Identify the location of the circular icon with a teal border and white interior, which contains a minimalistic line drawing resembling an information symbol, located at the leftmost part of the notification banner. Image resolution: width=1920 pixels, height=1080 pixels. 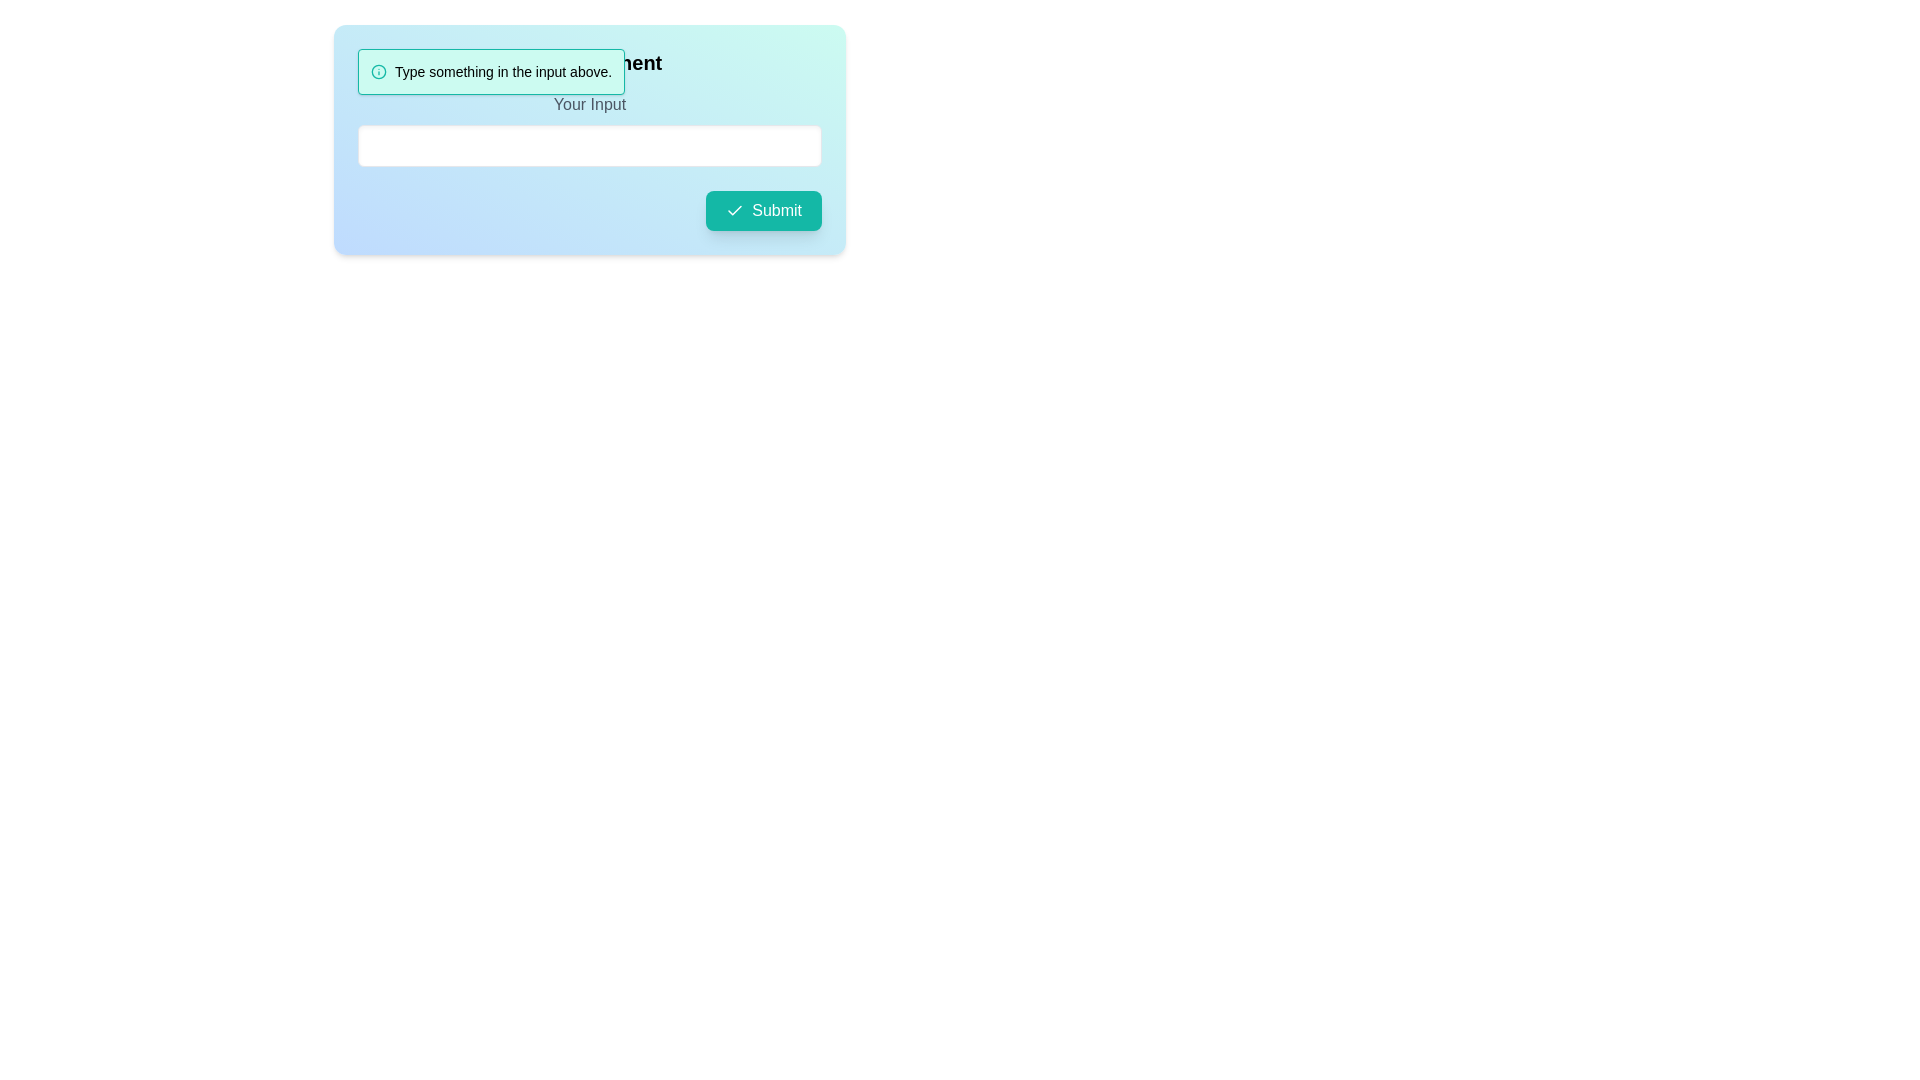
(379, 71).